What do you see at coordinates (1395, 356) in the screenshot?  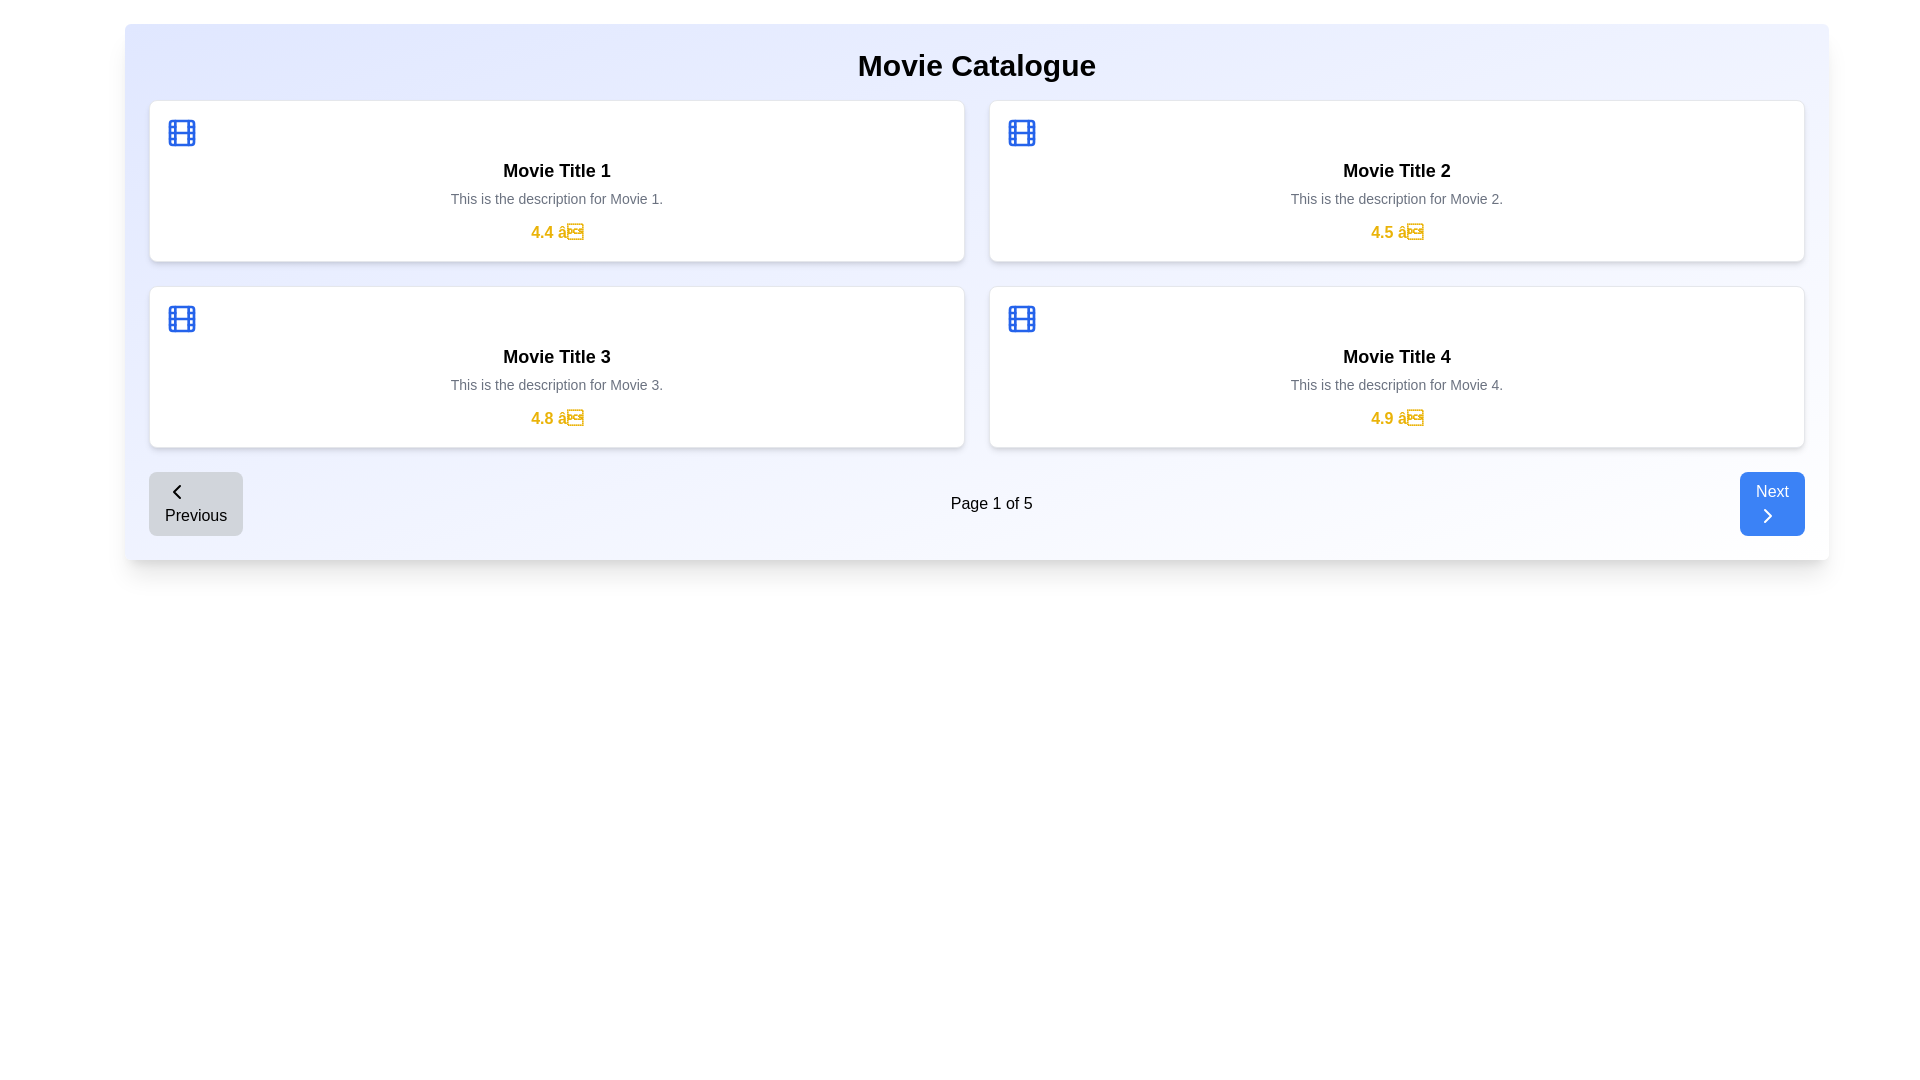 I see `text of the movie title displayed in the second text element of the fourth movie card located in the bottom-right position of the page` at bounding box center [1395, 356].